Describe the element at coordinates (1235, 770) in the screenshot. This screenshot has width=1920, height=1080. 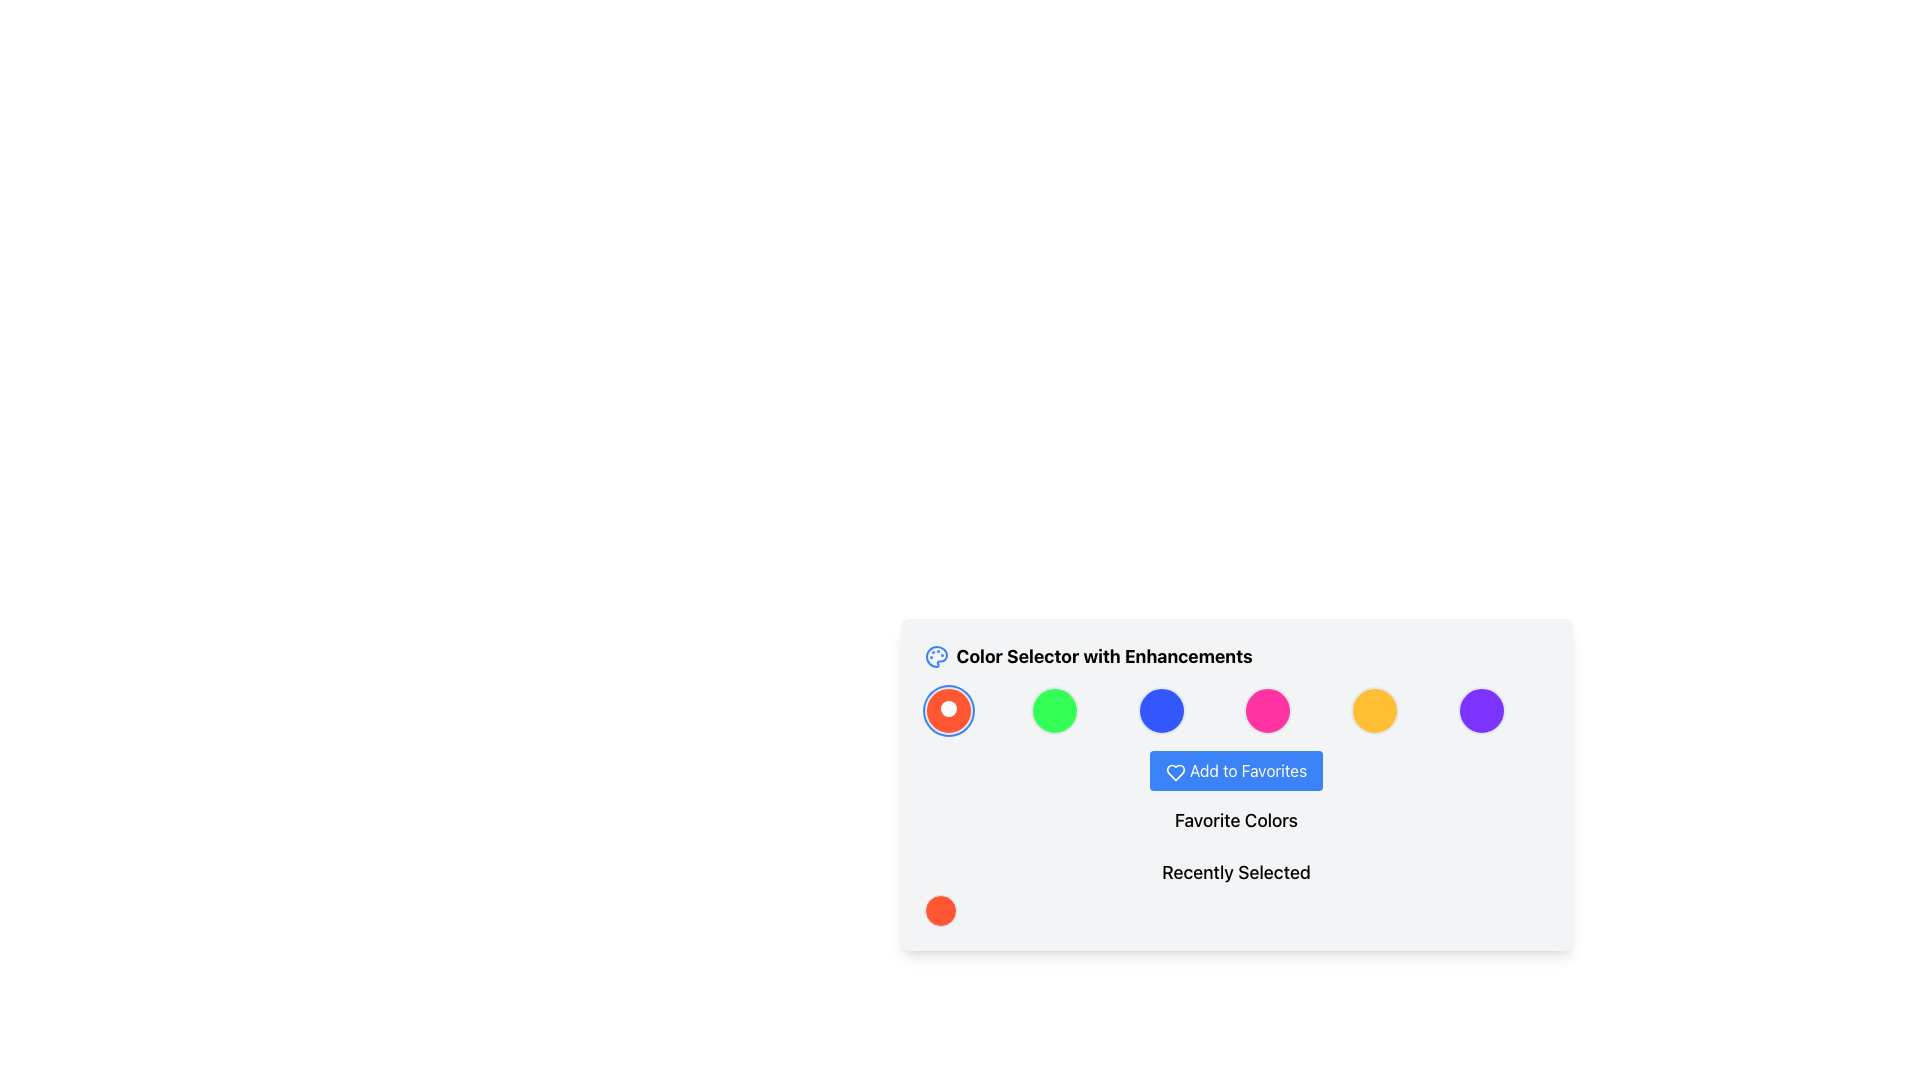
I see `the button that allows users` at that location.